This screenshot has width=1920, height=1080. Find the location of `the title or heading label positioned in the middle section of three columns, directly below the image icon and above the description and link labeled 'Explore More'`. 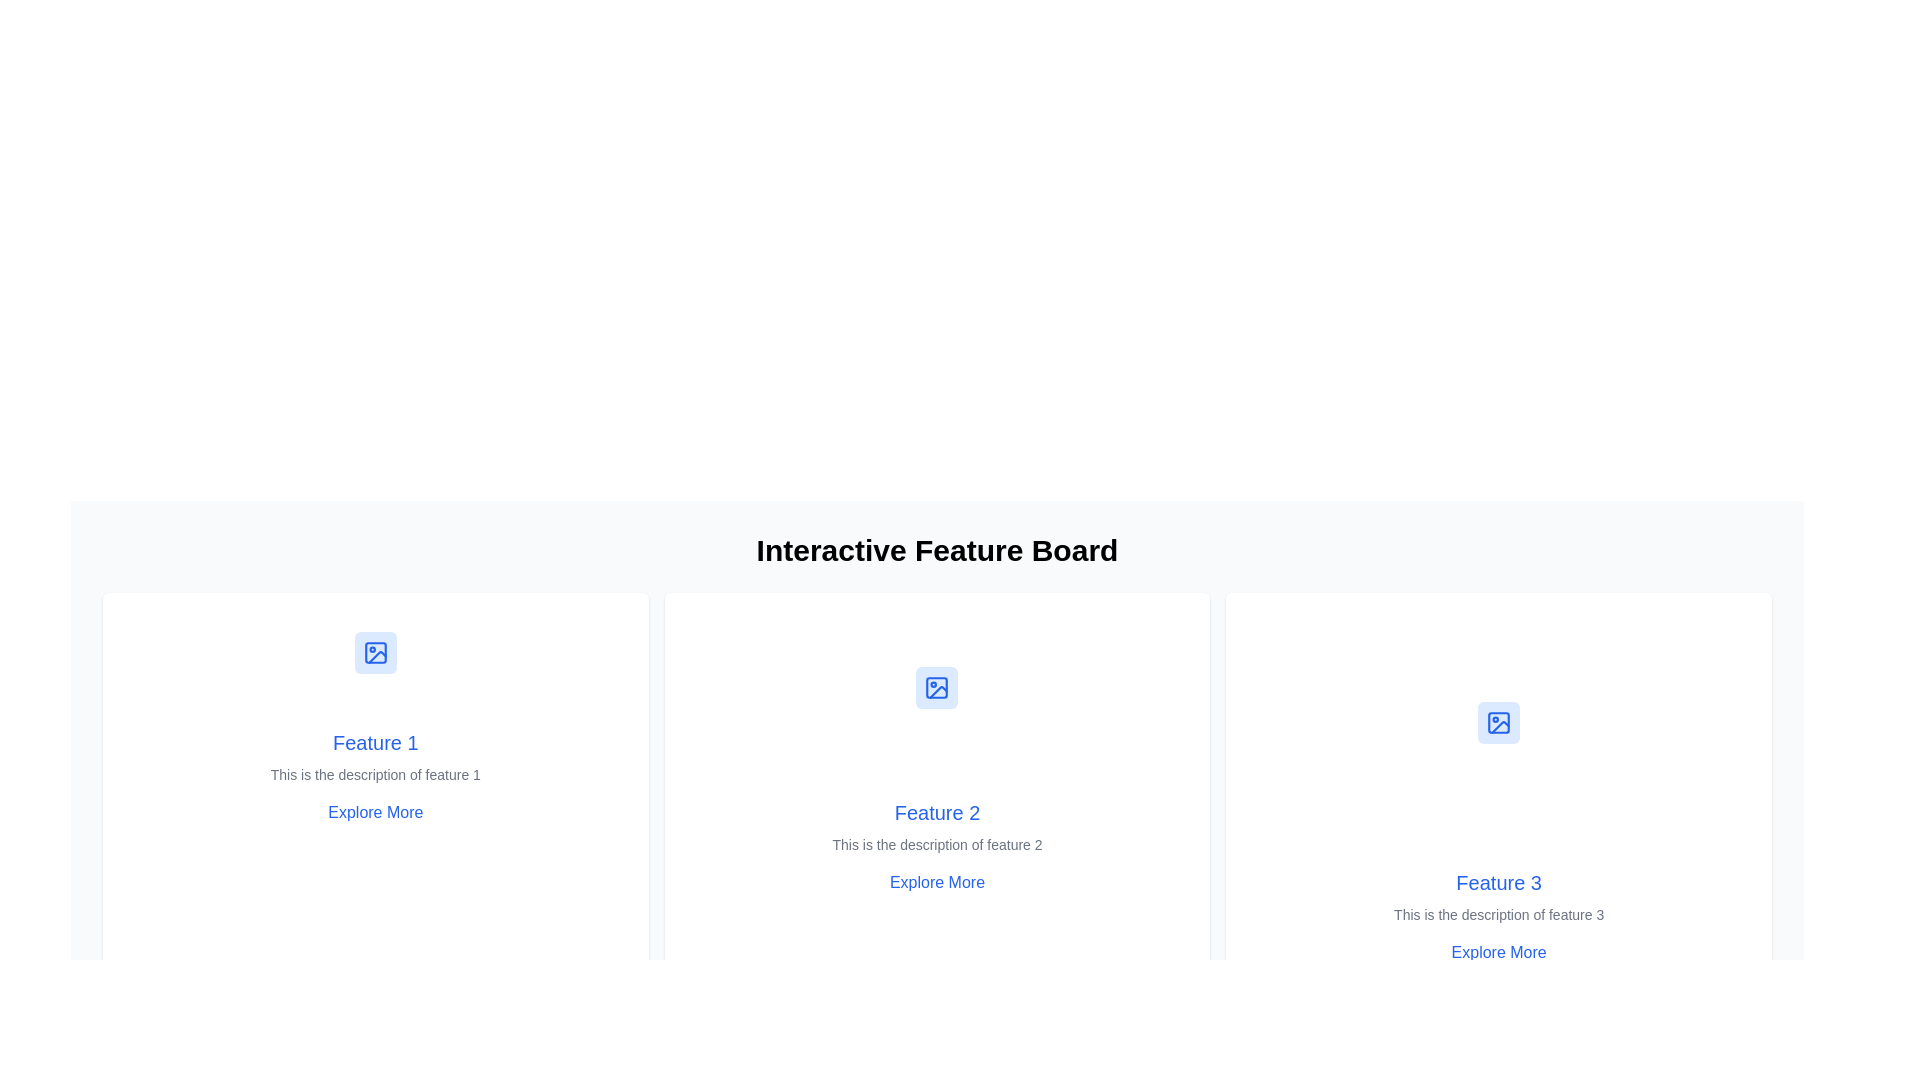

the title or heading label positioned in the middle section of three columns, directly below the image icon and above the description and link labeled 'Explore More' is located at coordinates (936, 813).